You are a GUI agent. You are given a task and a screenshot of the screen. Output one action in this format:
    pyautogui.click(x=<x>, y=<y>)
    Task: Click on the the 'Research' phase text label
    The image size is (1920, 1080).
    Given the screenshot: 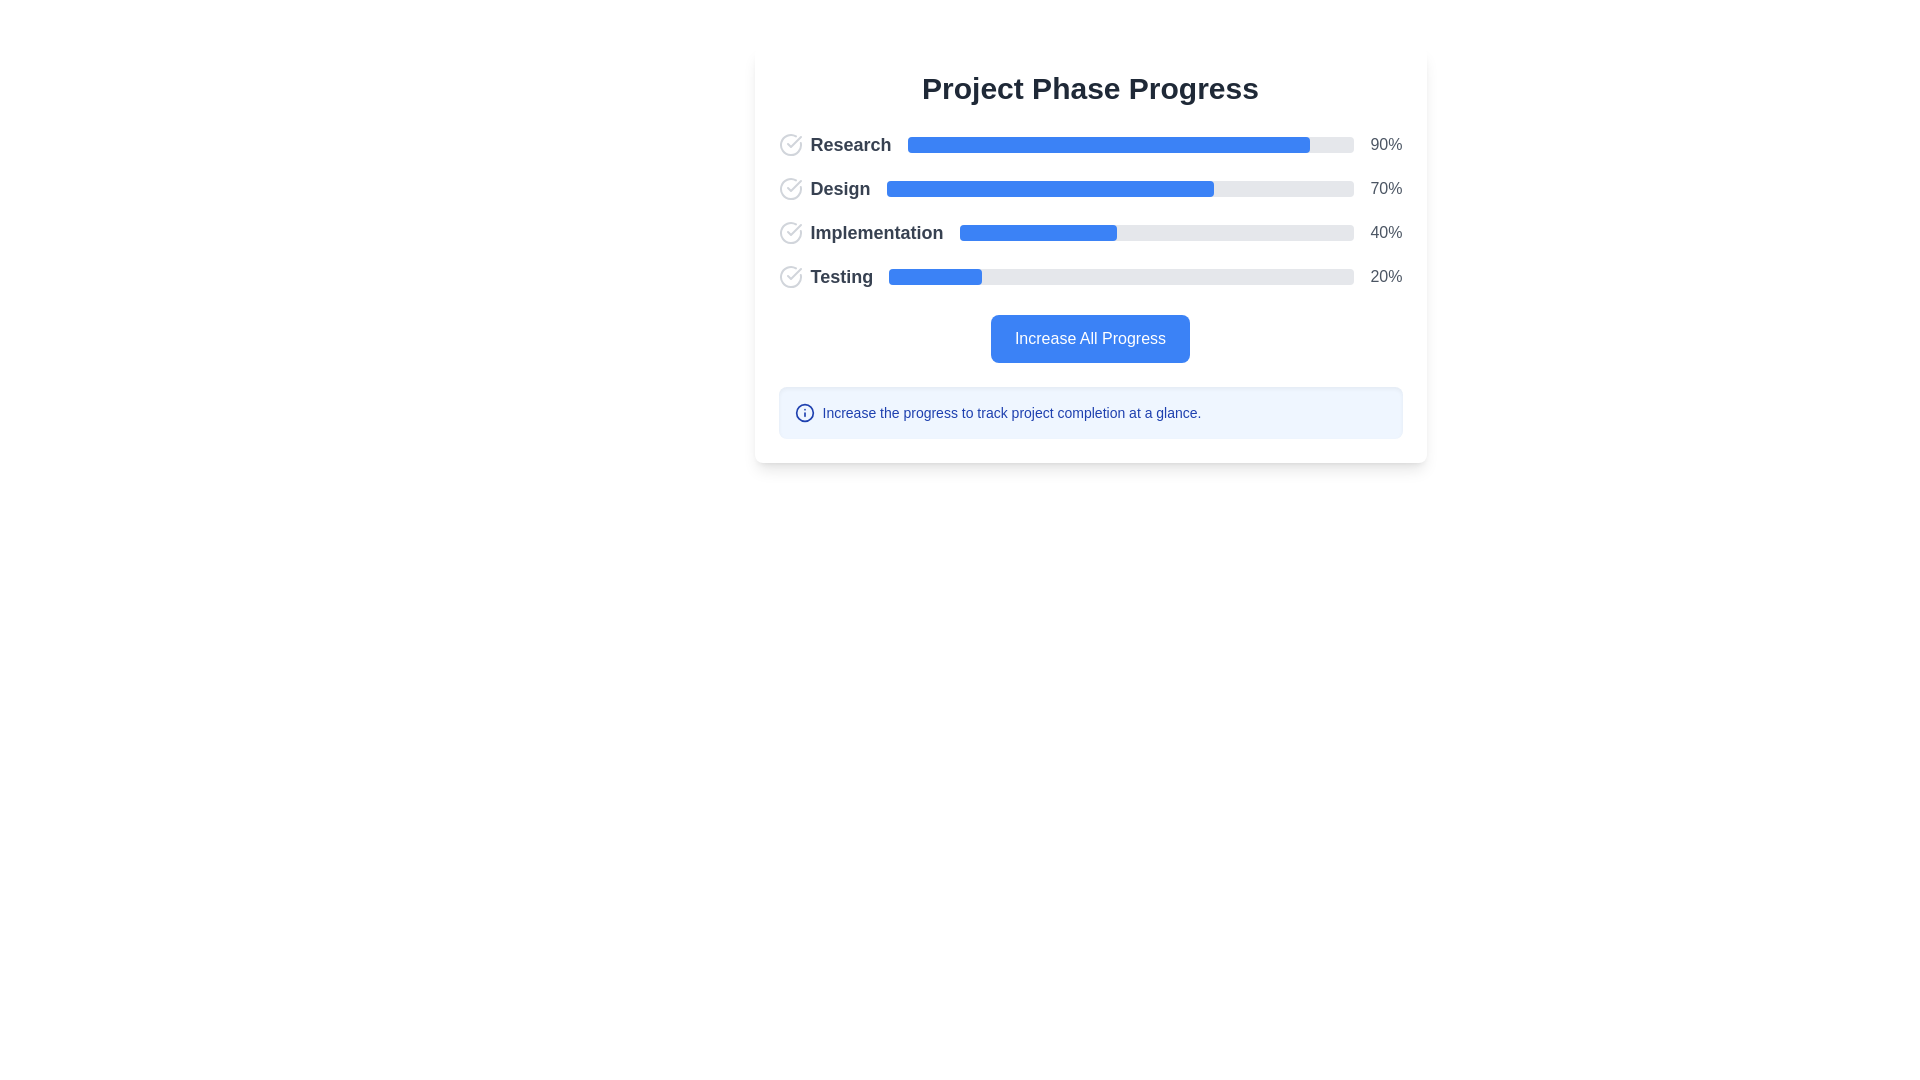 What is the action you would take?
    pyautogui.click(x=850, y=144)
    